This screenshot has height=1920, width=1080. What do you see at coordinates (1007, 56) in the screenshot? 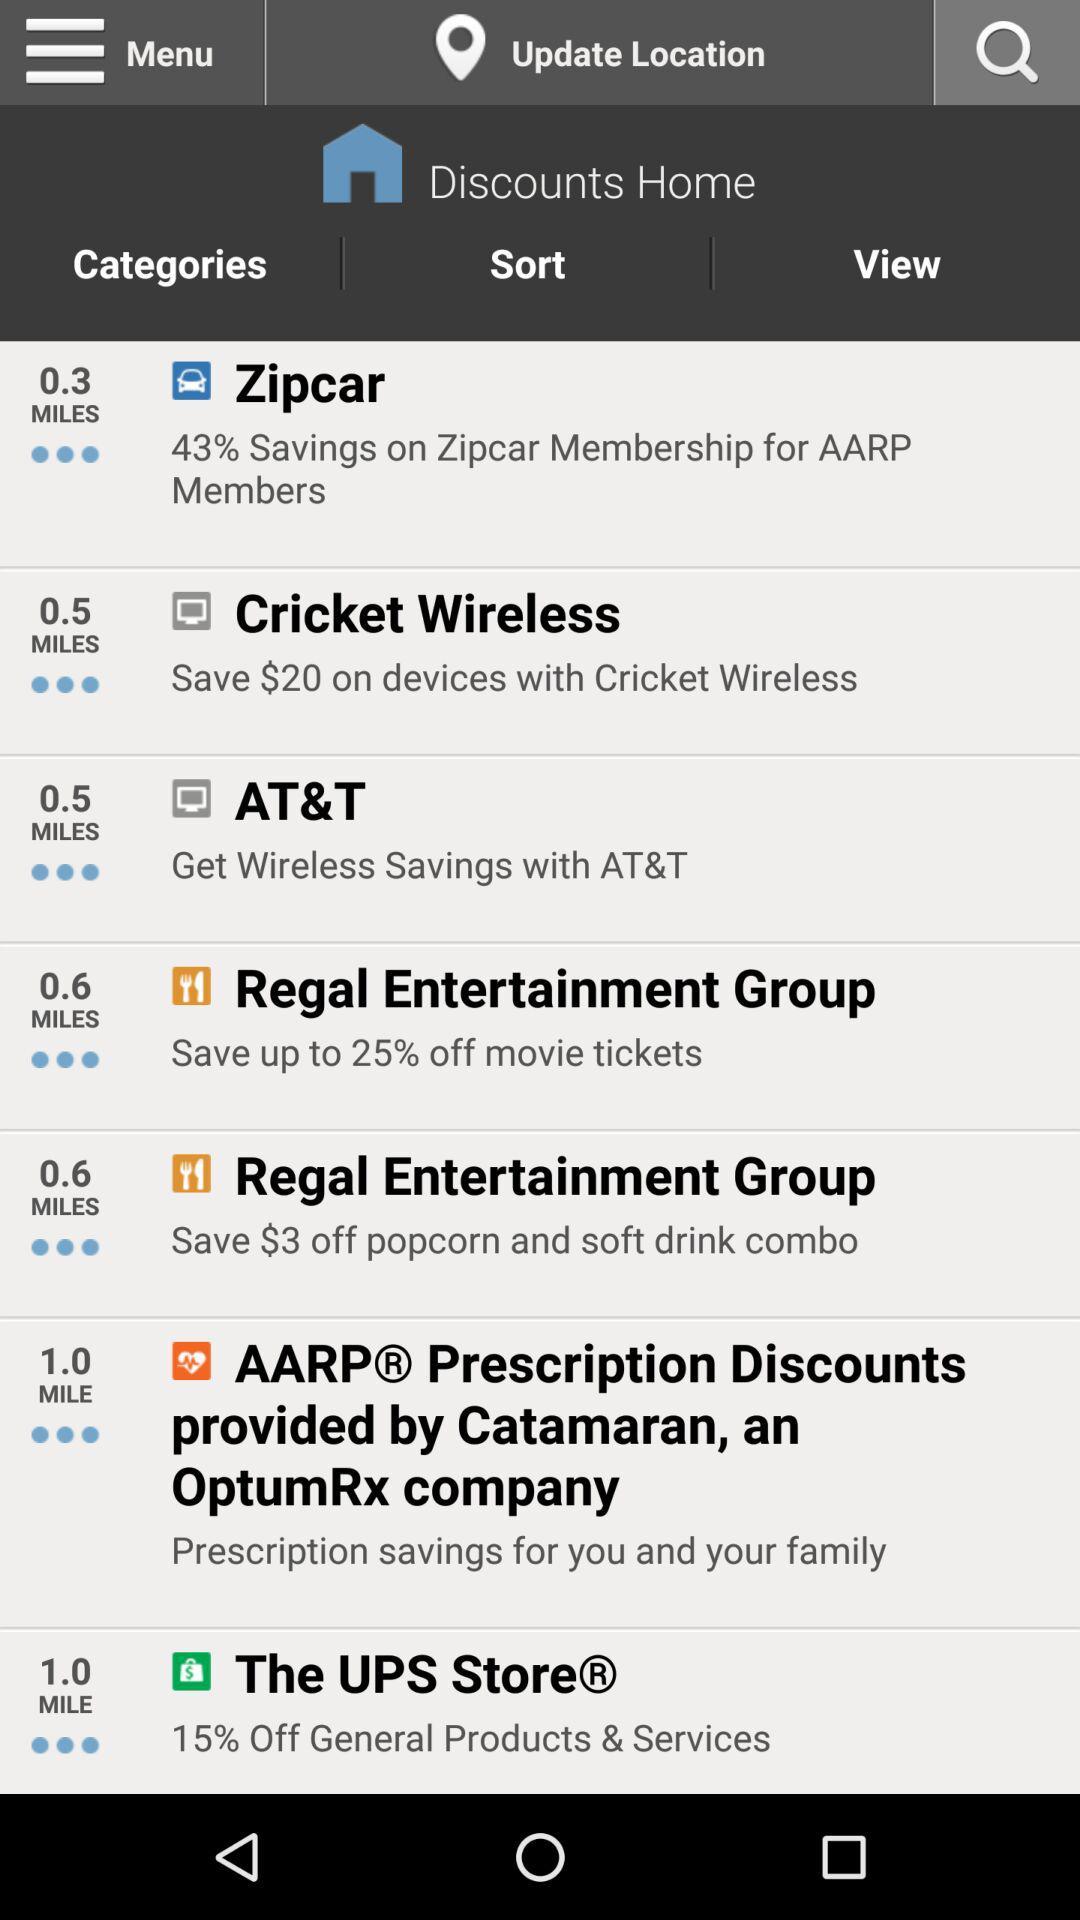
I see `the search icon` at bounding box center [1007, 56].